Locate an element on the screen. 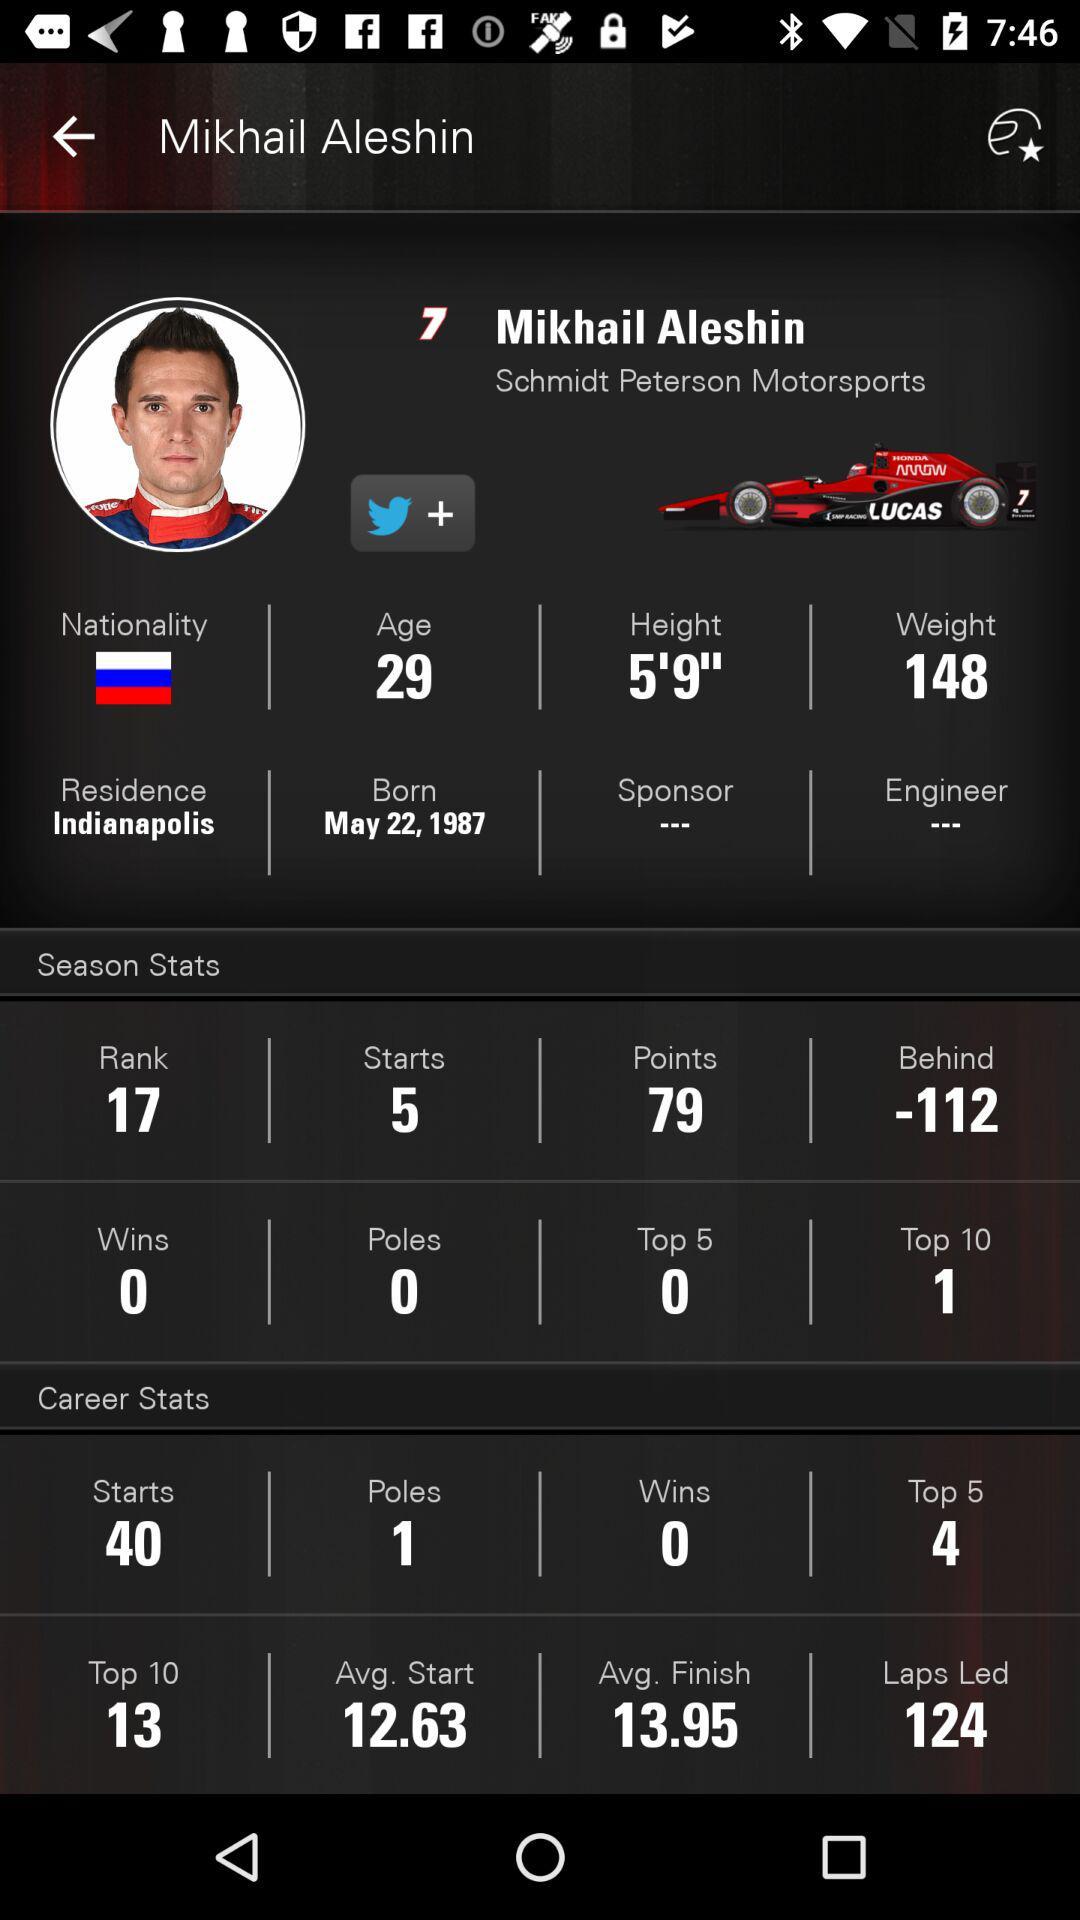  follow on twitter is located at coordinates (411, 513).